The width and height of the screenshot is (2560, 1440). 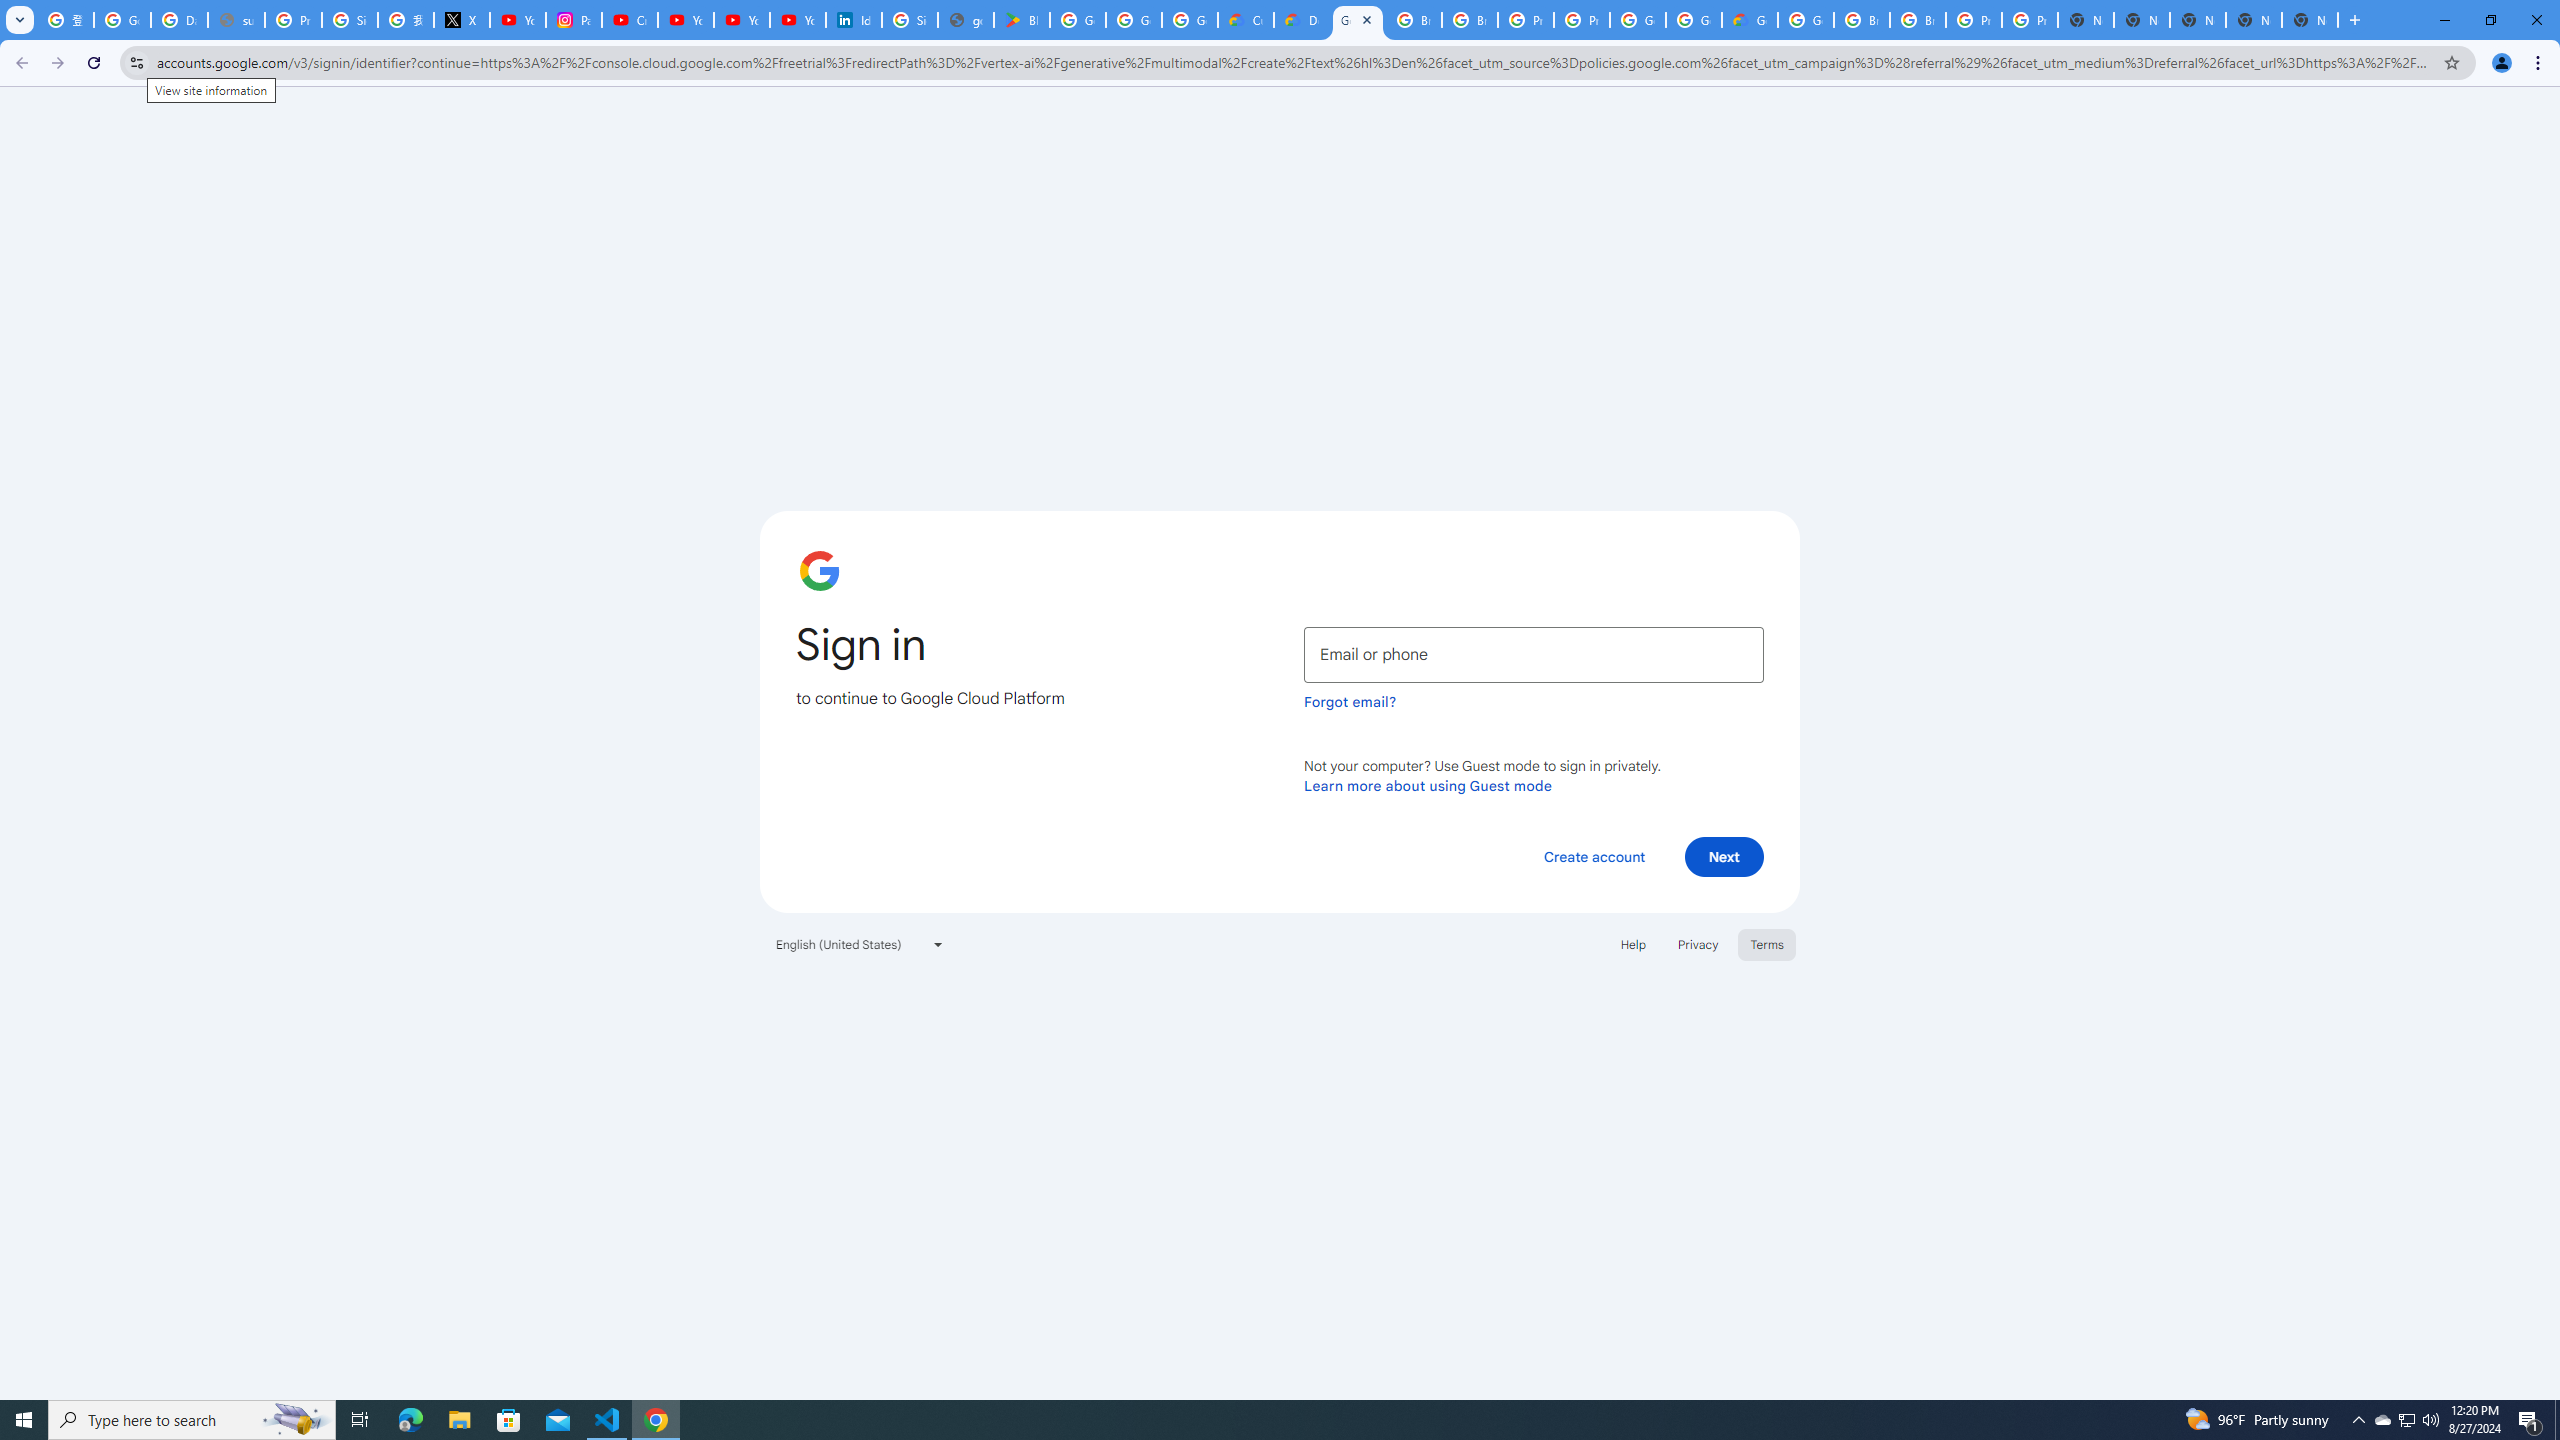 What do you see at coordinates (1724, 855) in the screenshot?
I see `'Next'` at bounding box center [1724, 855].